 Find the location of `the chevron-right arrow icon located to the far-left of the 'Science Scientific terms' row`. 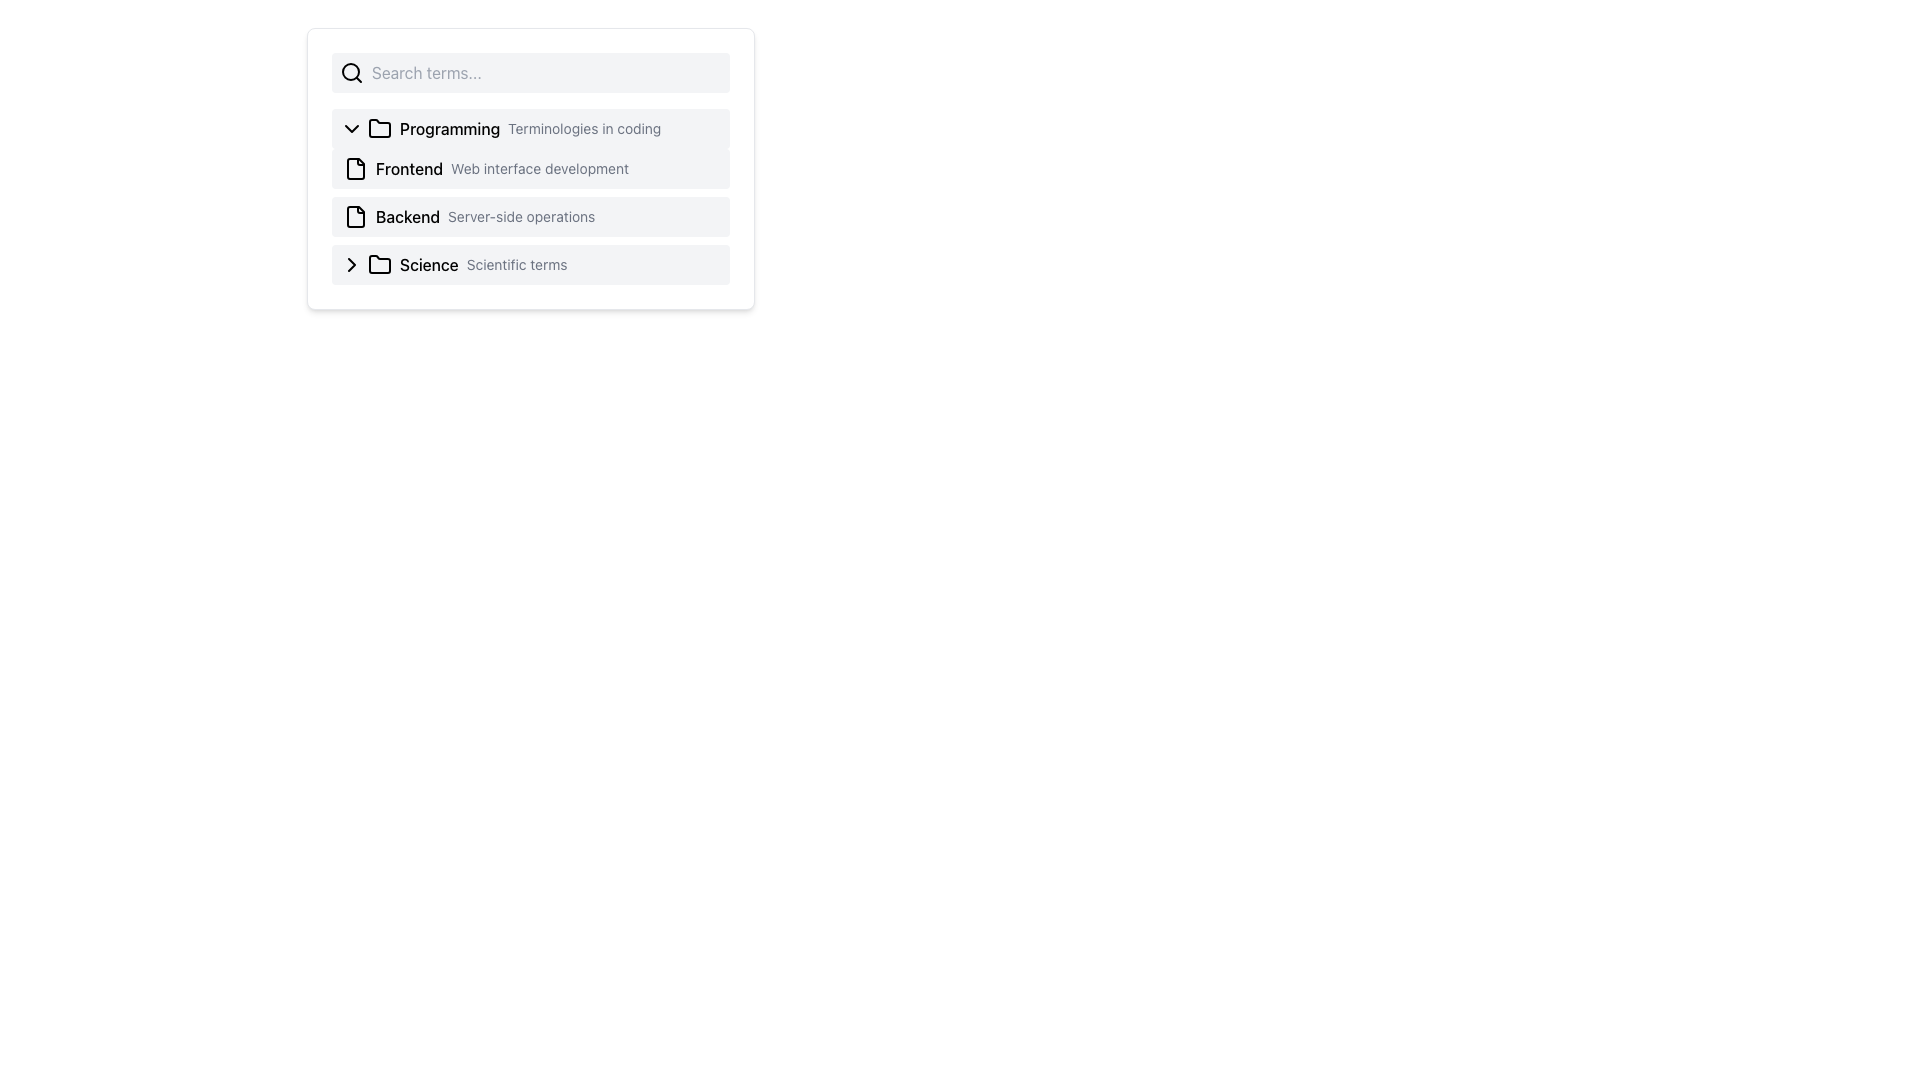

the chevron-right arrow icon located to the far-left of the 'Science Scientific terms' row is located at coordinates (351, 264).